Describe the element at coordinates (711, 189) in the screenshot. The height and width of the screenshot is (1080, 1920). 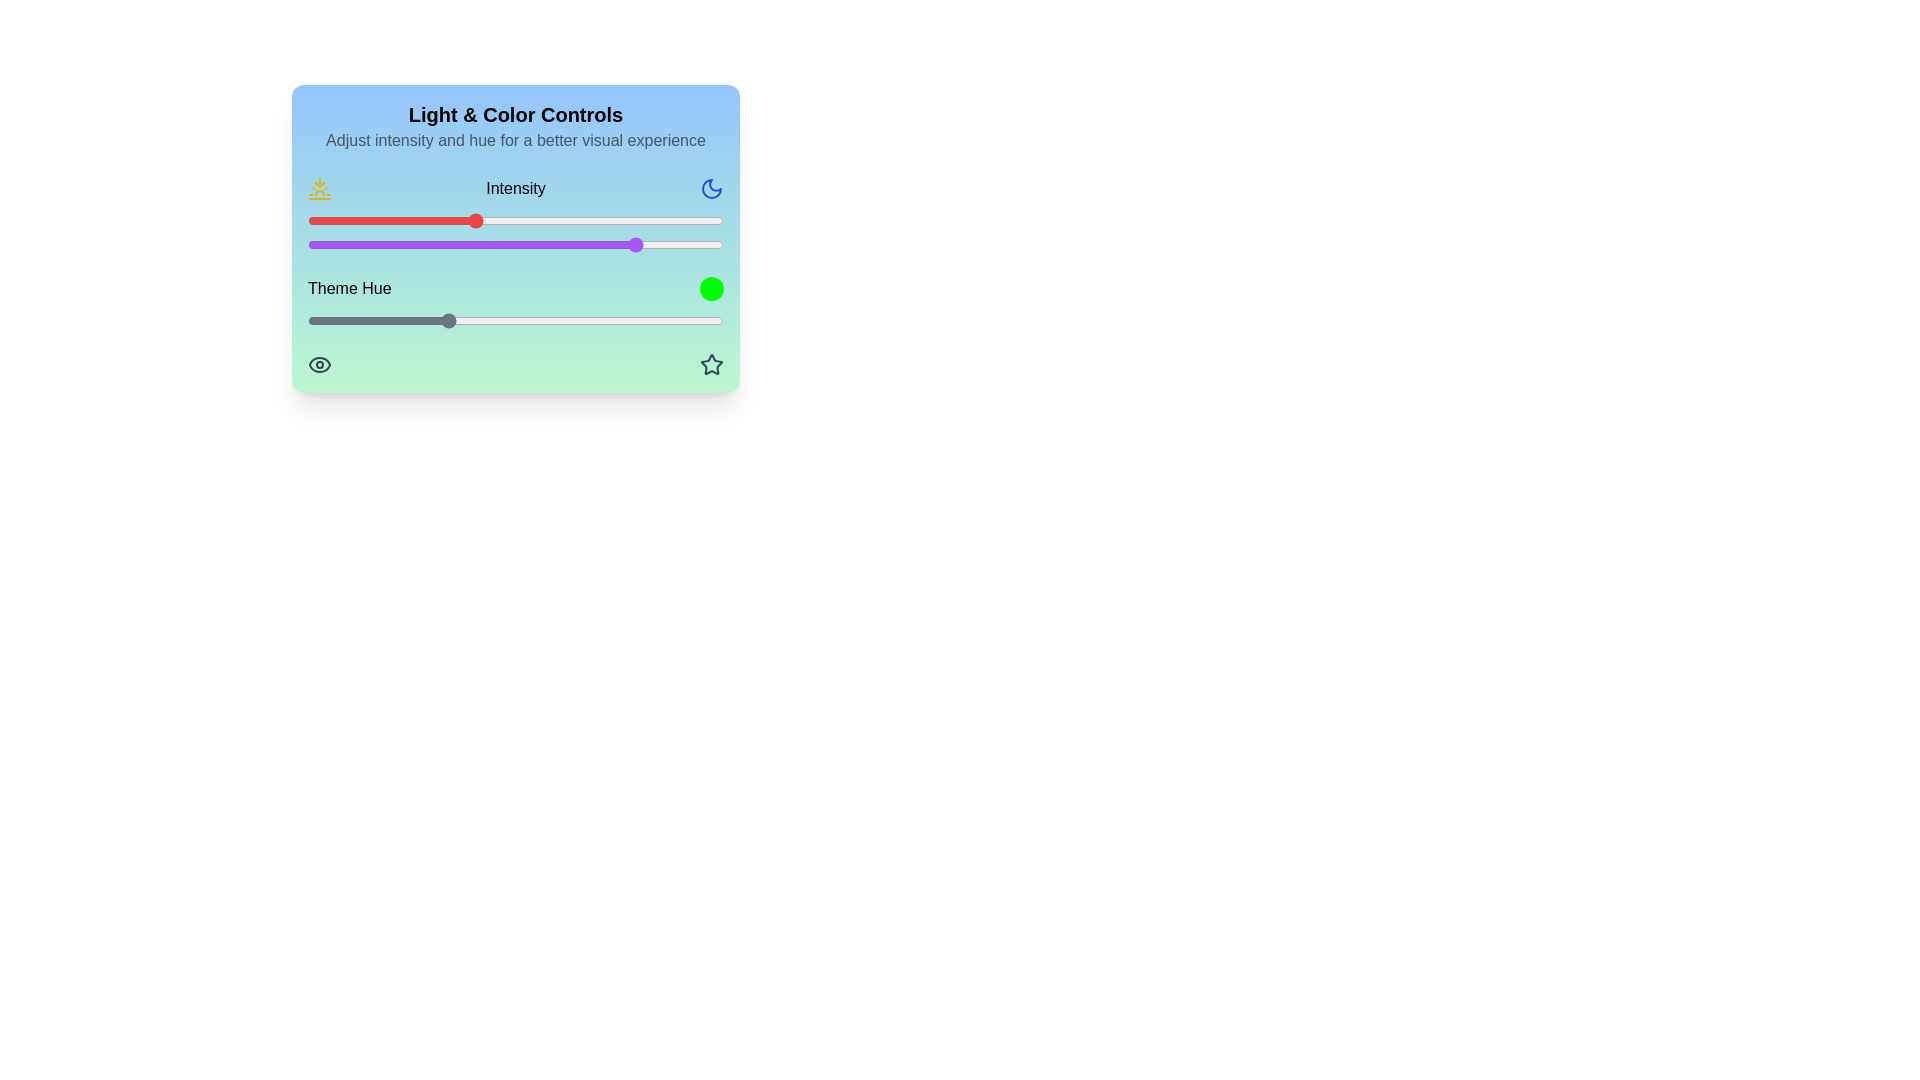
I see `the night mode icon located in the top-right section of the 'Light & Color Controls' panel, near the label 'Intensity'` at that location.